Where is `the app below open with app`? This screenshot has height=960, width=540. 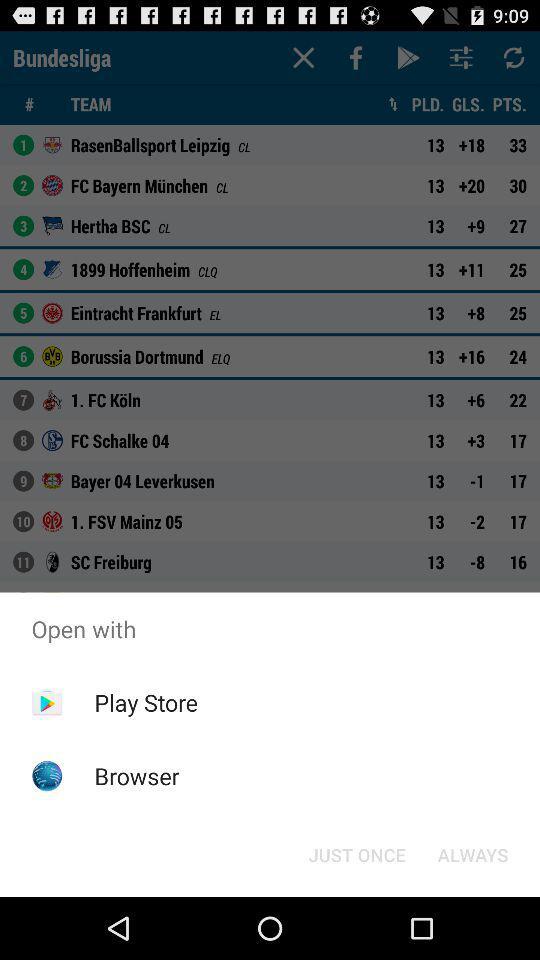 the app below open with app is located at coordinates (356, 853).